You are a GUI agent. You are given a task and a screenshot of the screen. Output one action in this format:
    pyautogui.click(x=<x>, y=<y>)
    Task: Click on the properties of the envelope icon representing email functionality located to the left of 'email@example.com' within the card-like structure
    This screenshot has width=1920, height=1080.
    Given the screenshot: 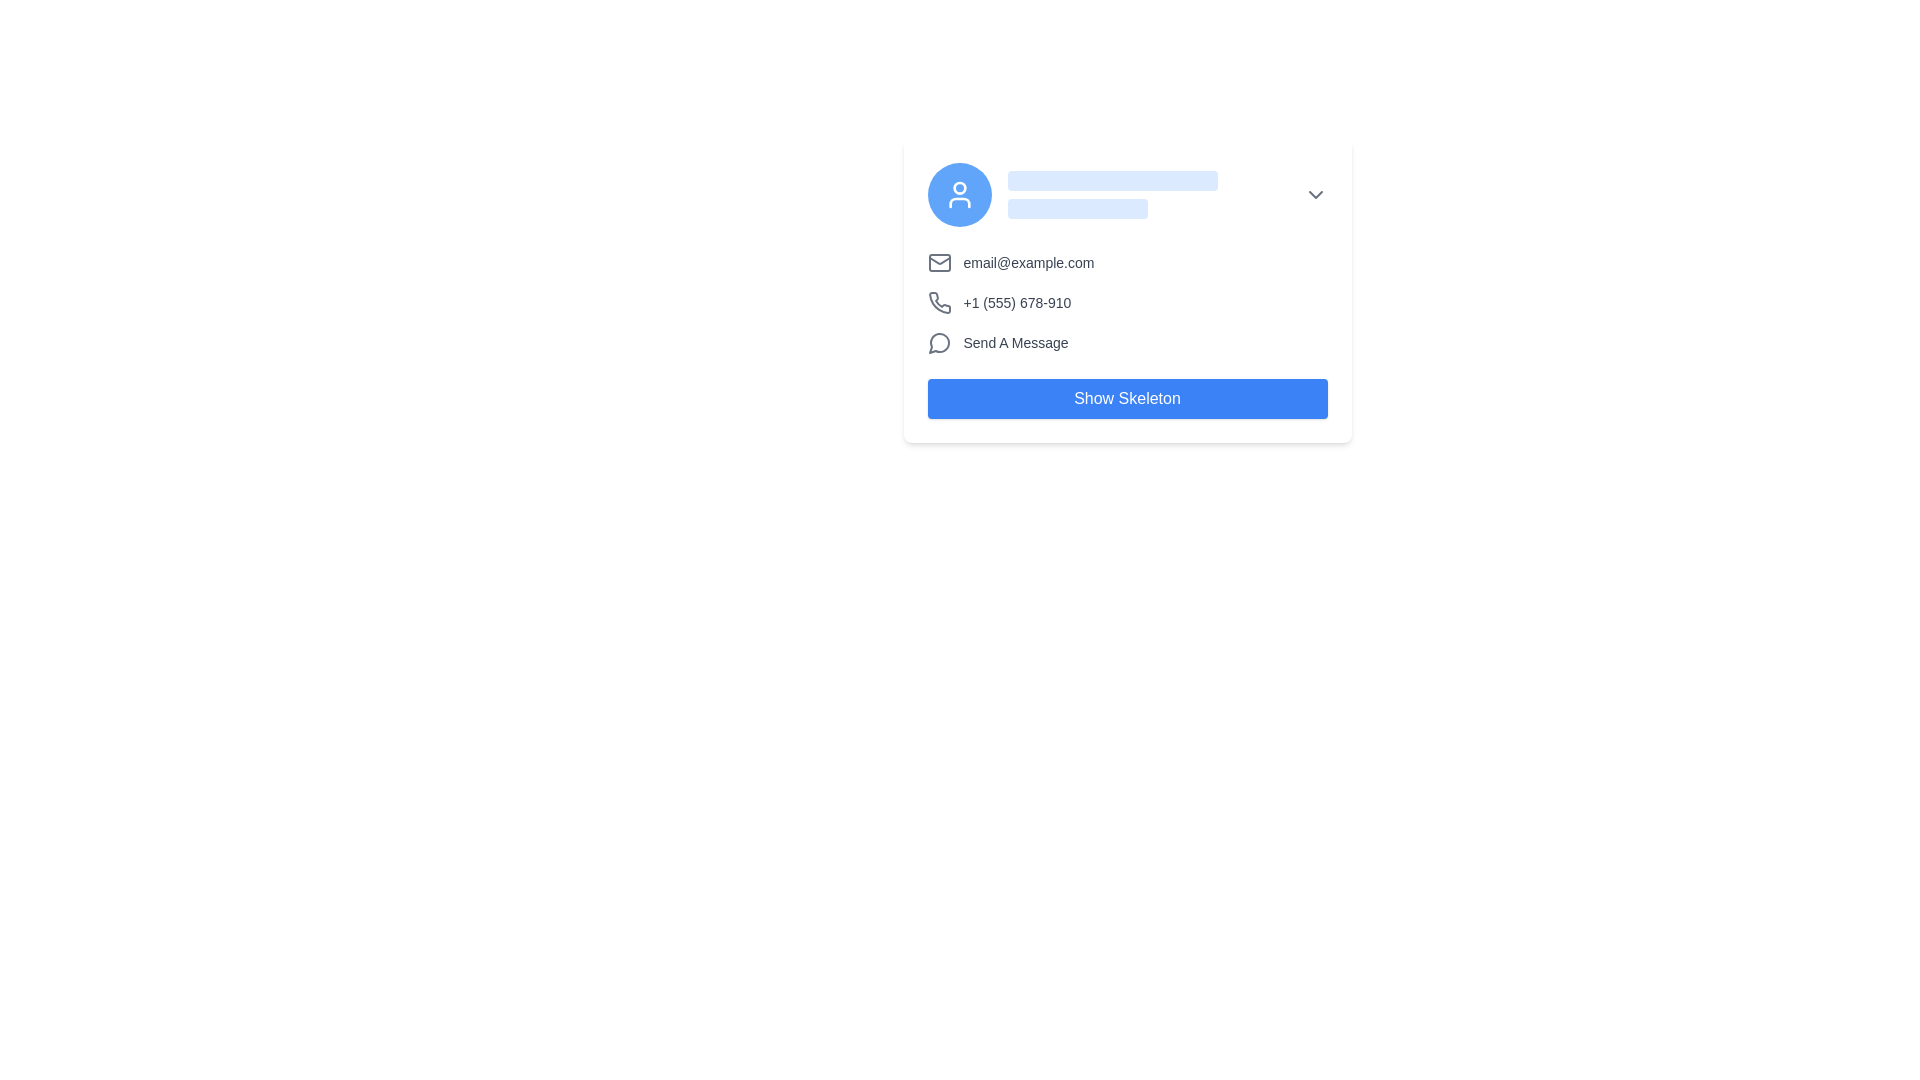 What is the action you would take?
    pyautogui.click(x=938, y=261)
    